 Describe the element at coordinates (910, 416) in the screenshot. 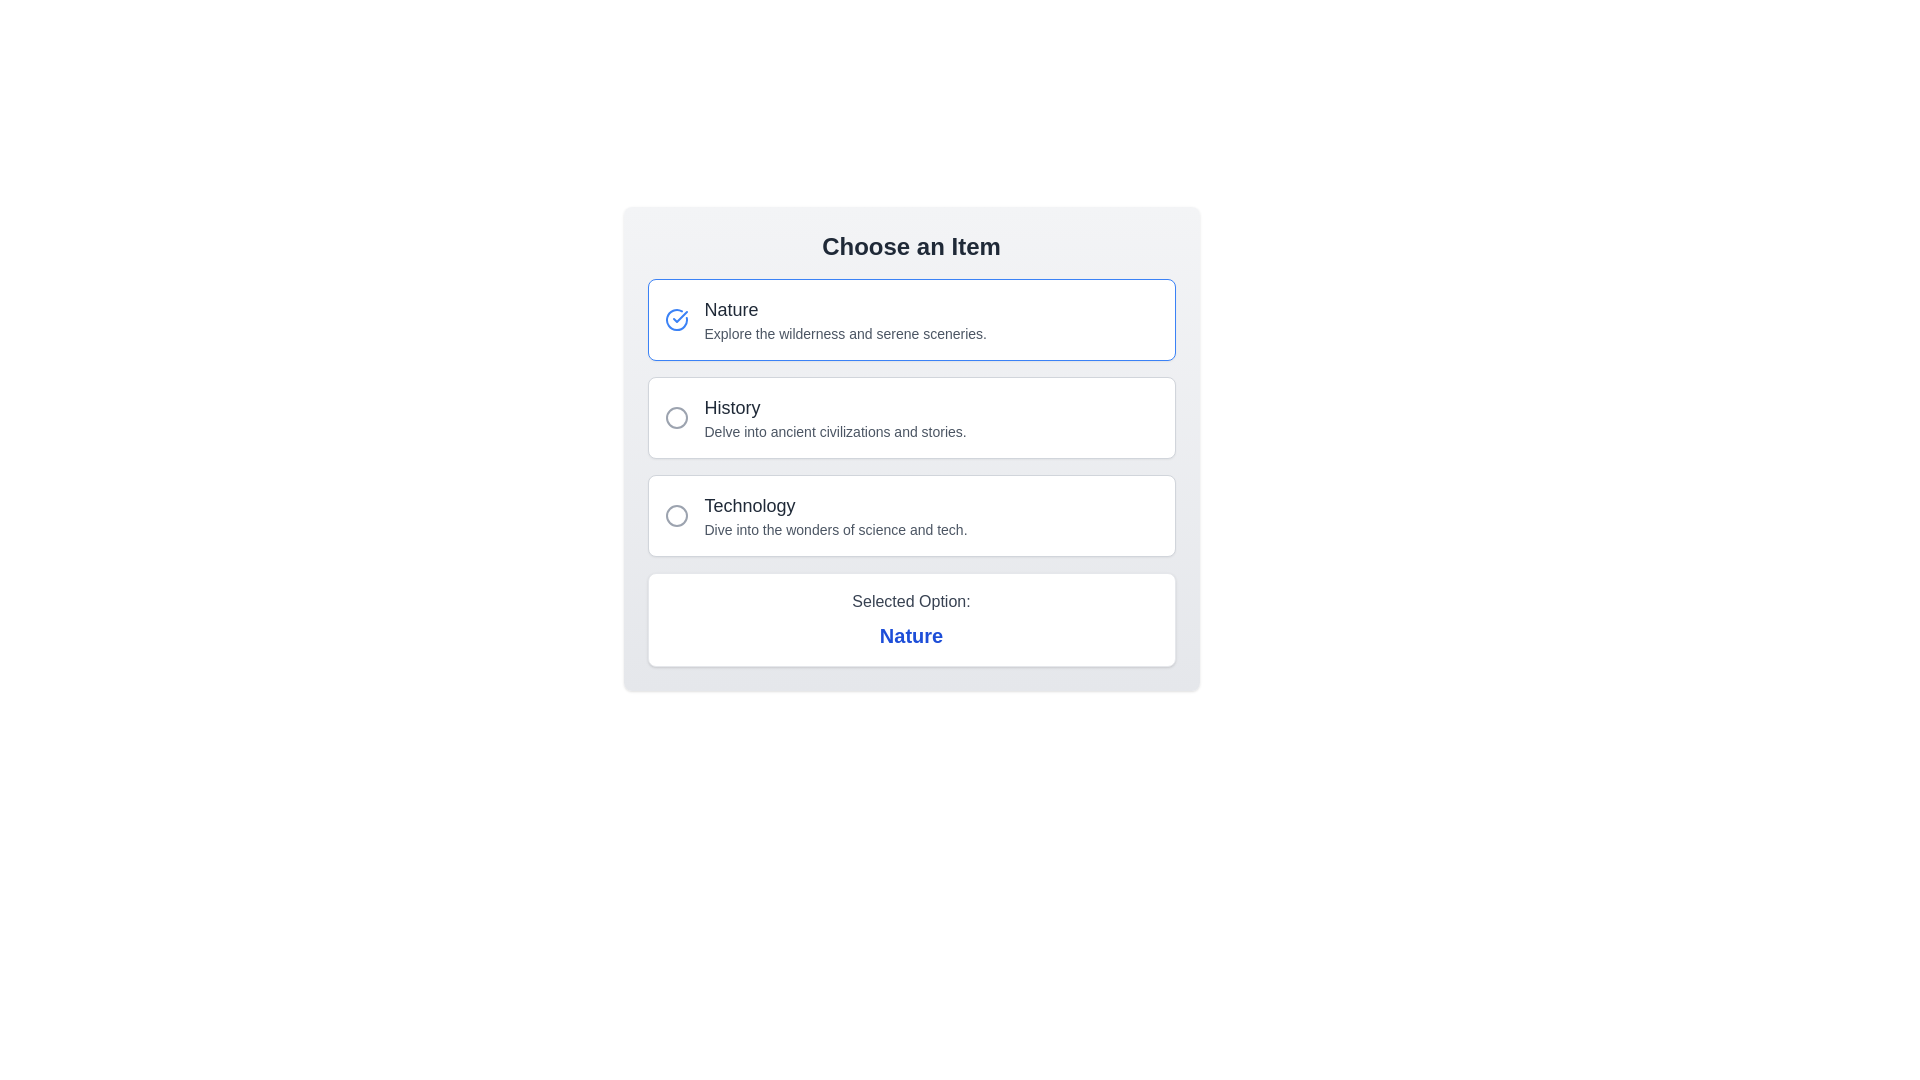

I see `the 'History' selectable list item, which features a circular selection indicator and is styled with a white background and rounded corners, positioned between 'Nature' and 'Technology'` at that location.